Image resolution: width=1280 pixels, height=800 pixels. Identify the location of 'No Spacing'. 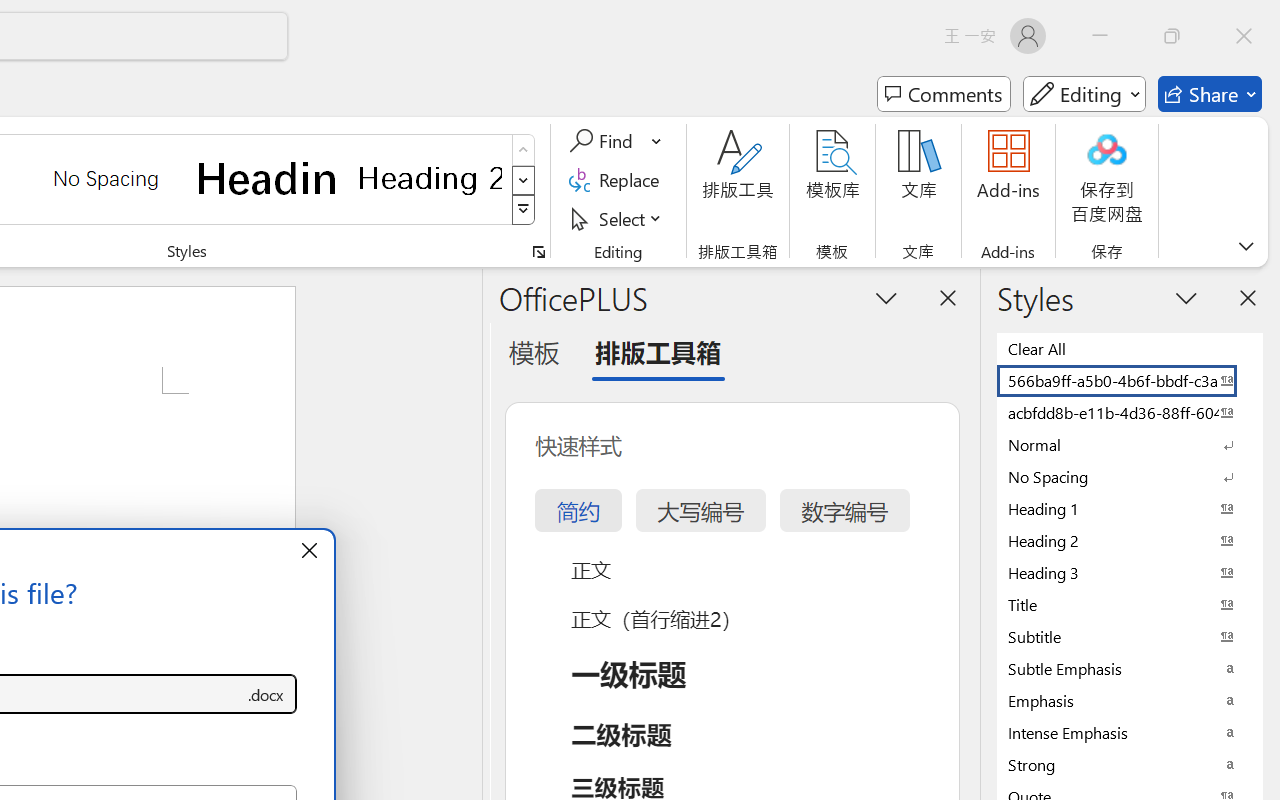
(1130, 476).